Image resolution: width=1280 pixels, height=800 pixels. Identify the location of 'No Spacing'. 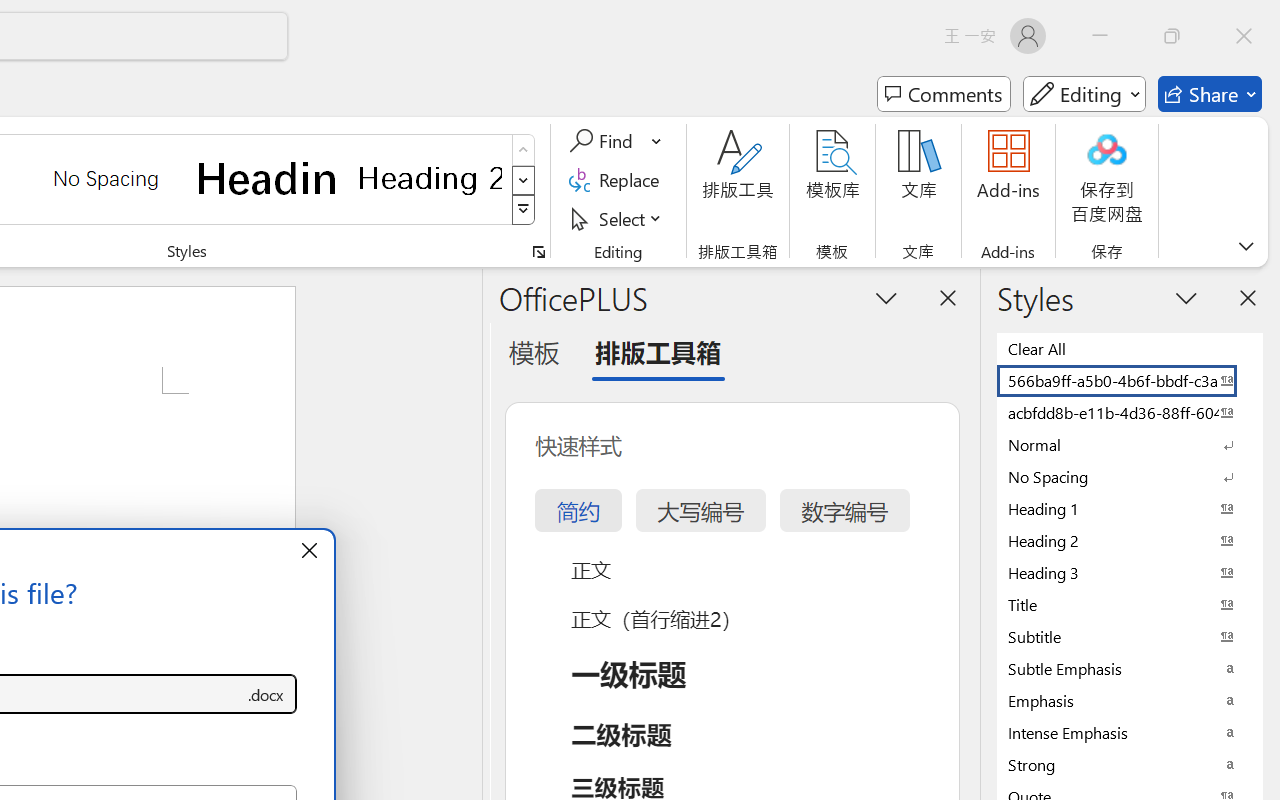
(1130, 476).